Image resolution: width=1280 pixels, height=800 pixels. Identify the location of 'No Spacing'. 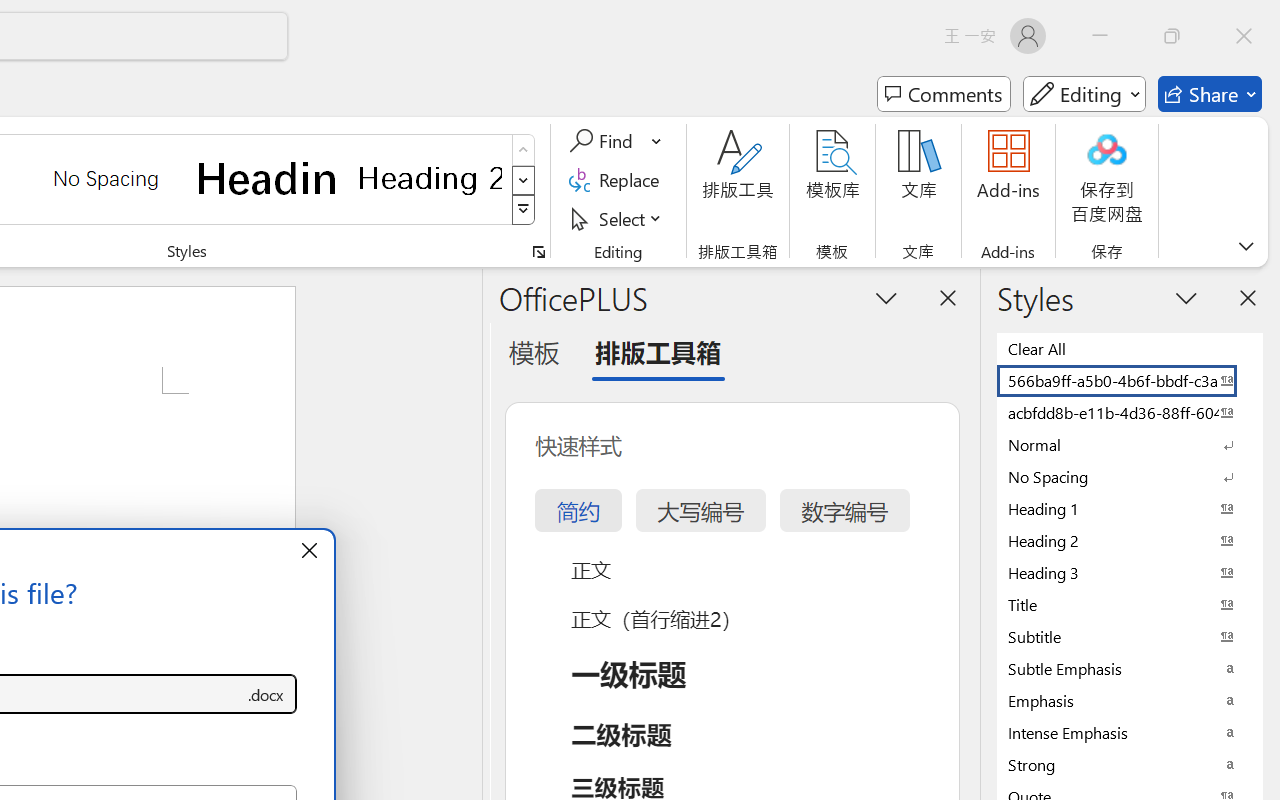
(1130, 476).